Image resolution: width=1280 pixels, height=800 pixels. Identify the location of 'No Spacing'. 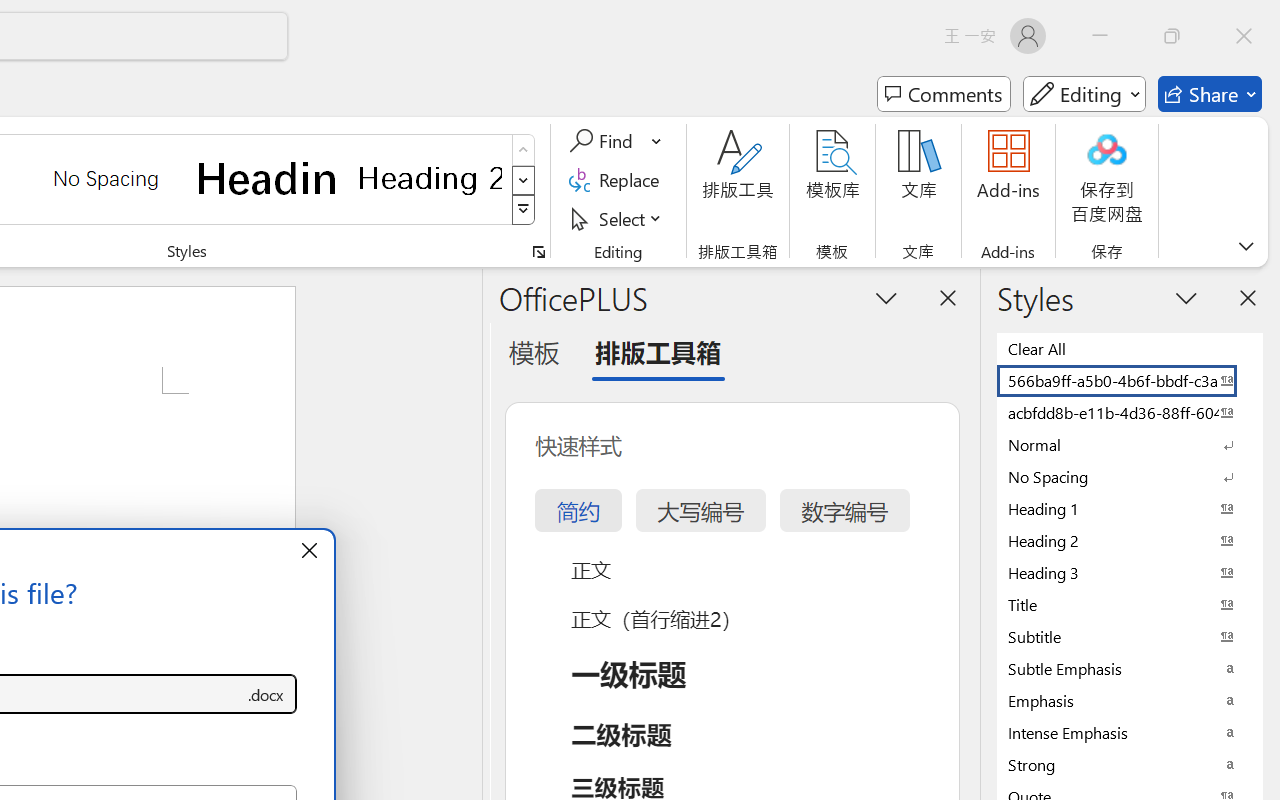
(1130, 476).